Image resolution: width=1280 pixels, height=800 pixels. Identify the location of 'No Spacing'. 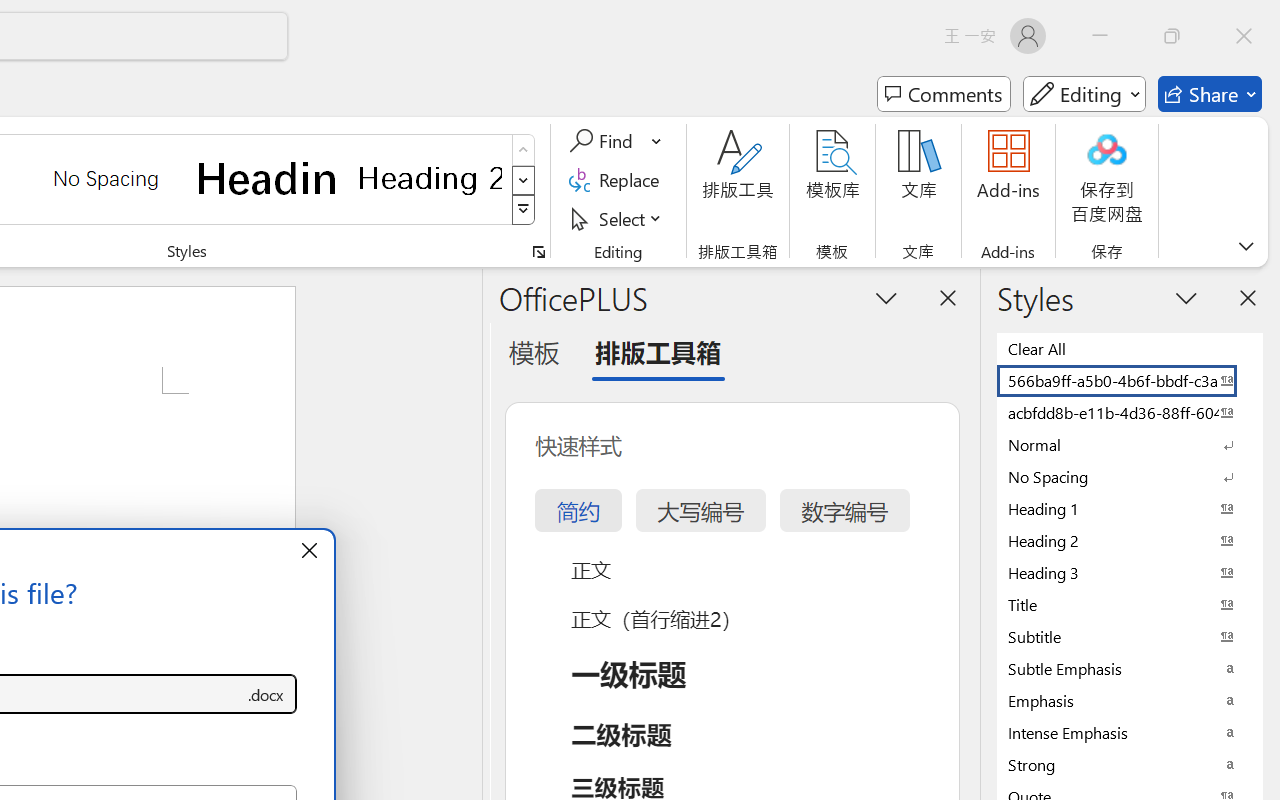
(1130, 476).